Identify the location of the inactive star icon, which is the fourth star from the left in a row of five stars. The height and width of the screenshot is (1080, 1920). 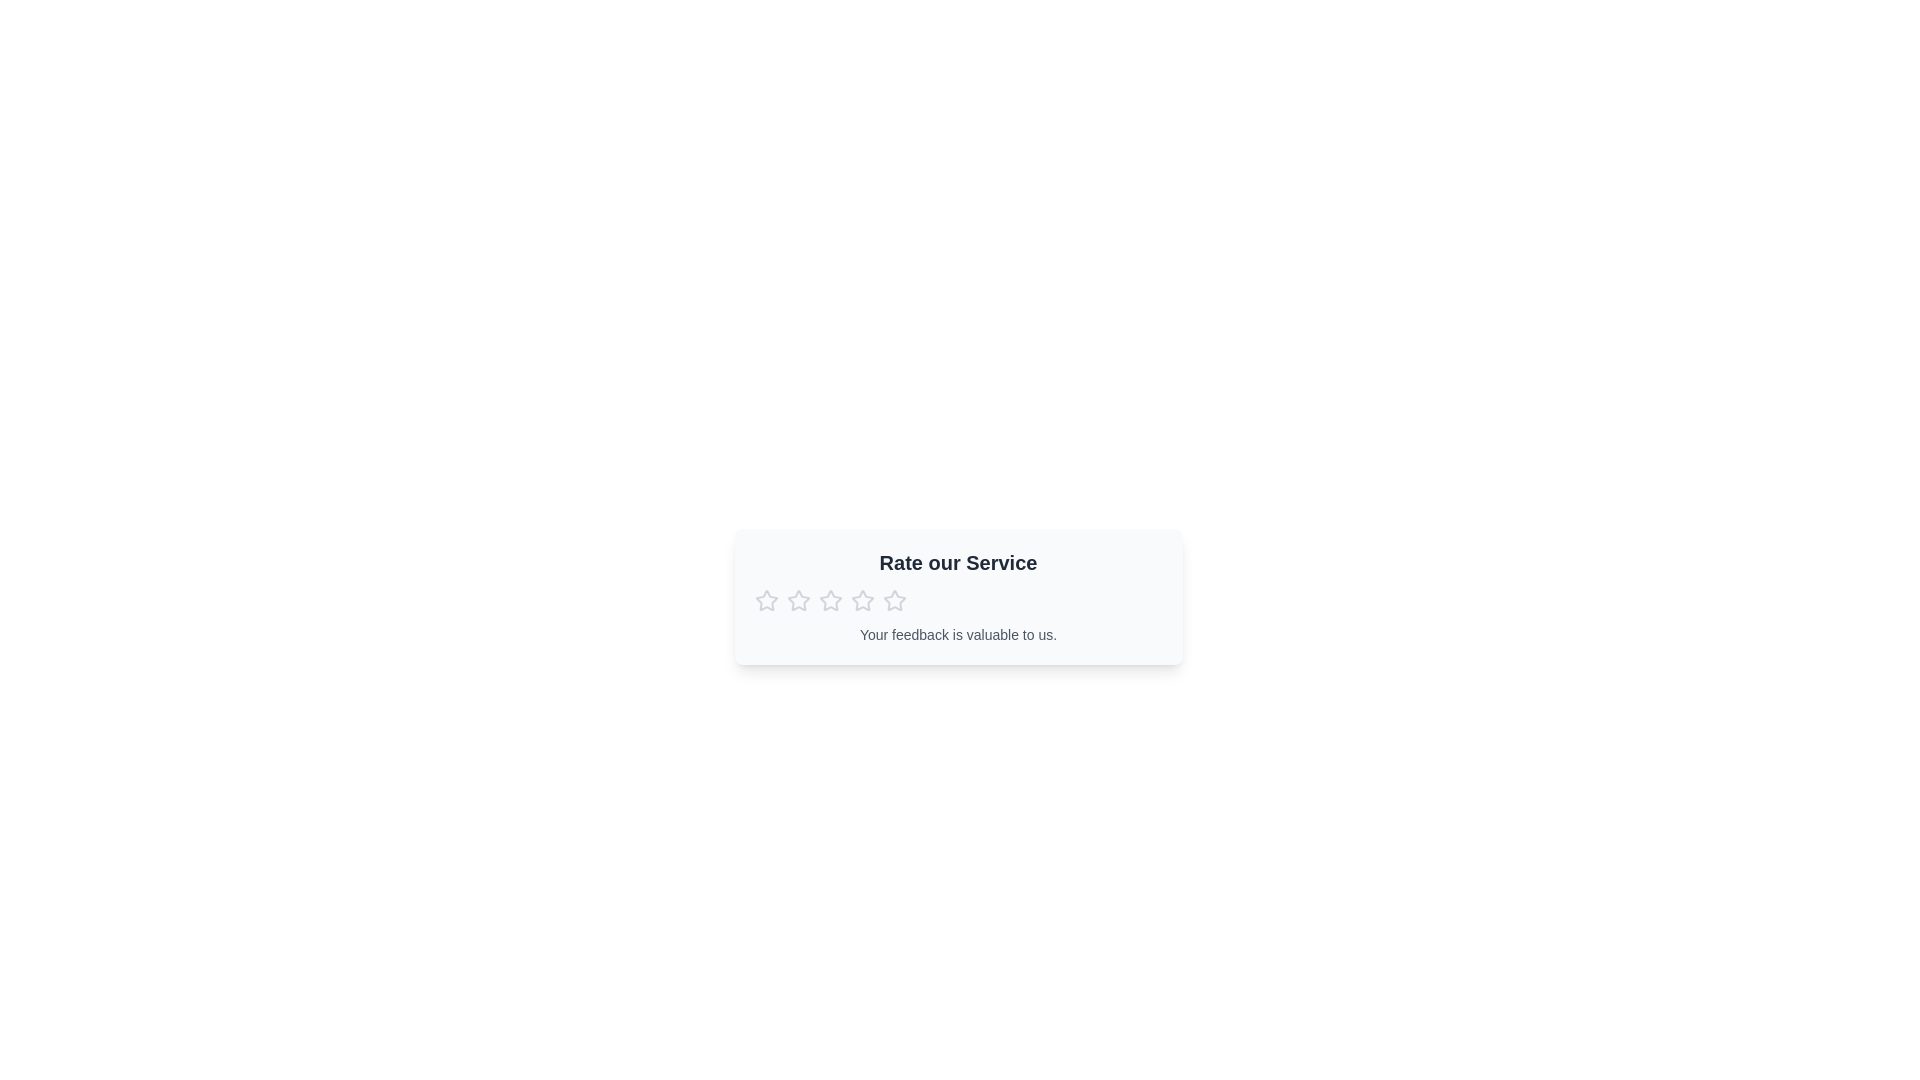
(862, 600).